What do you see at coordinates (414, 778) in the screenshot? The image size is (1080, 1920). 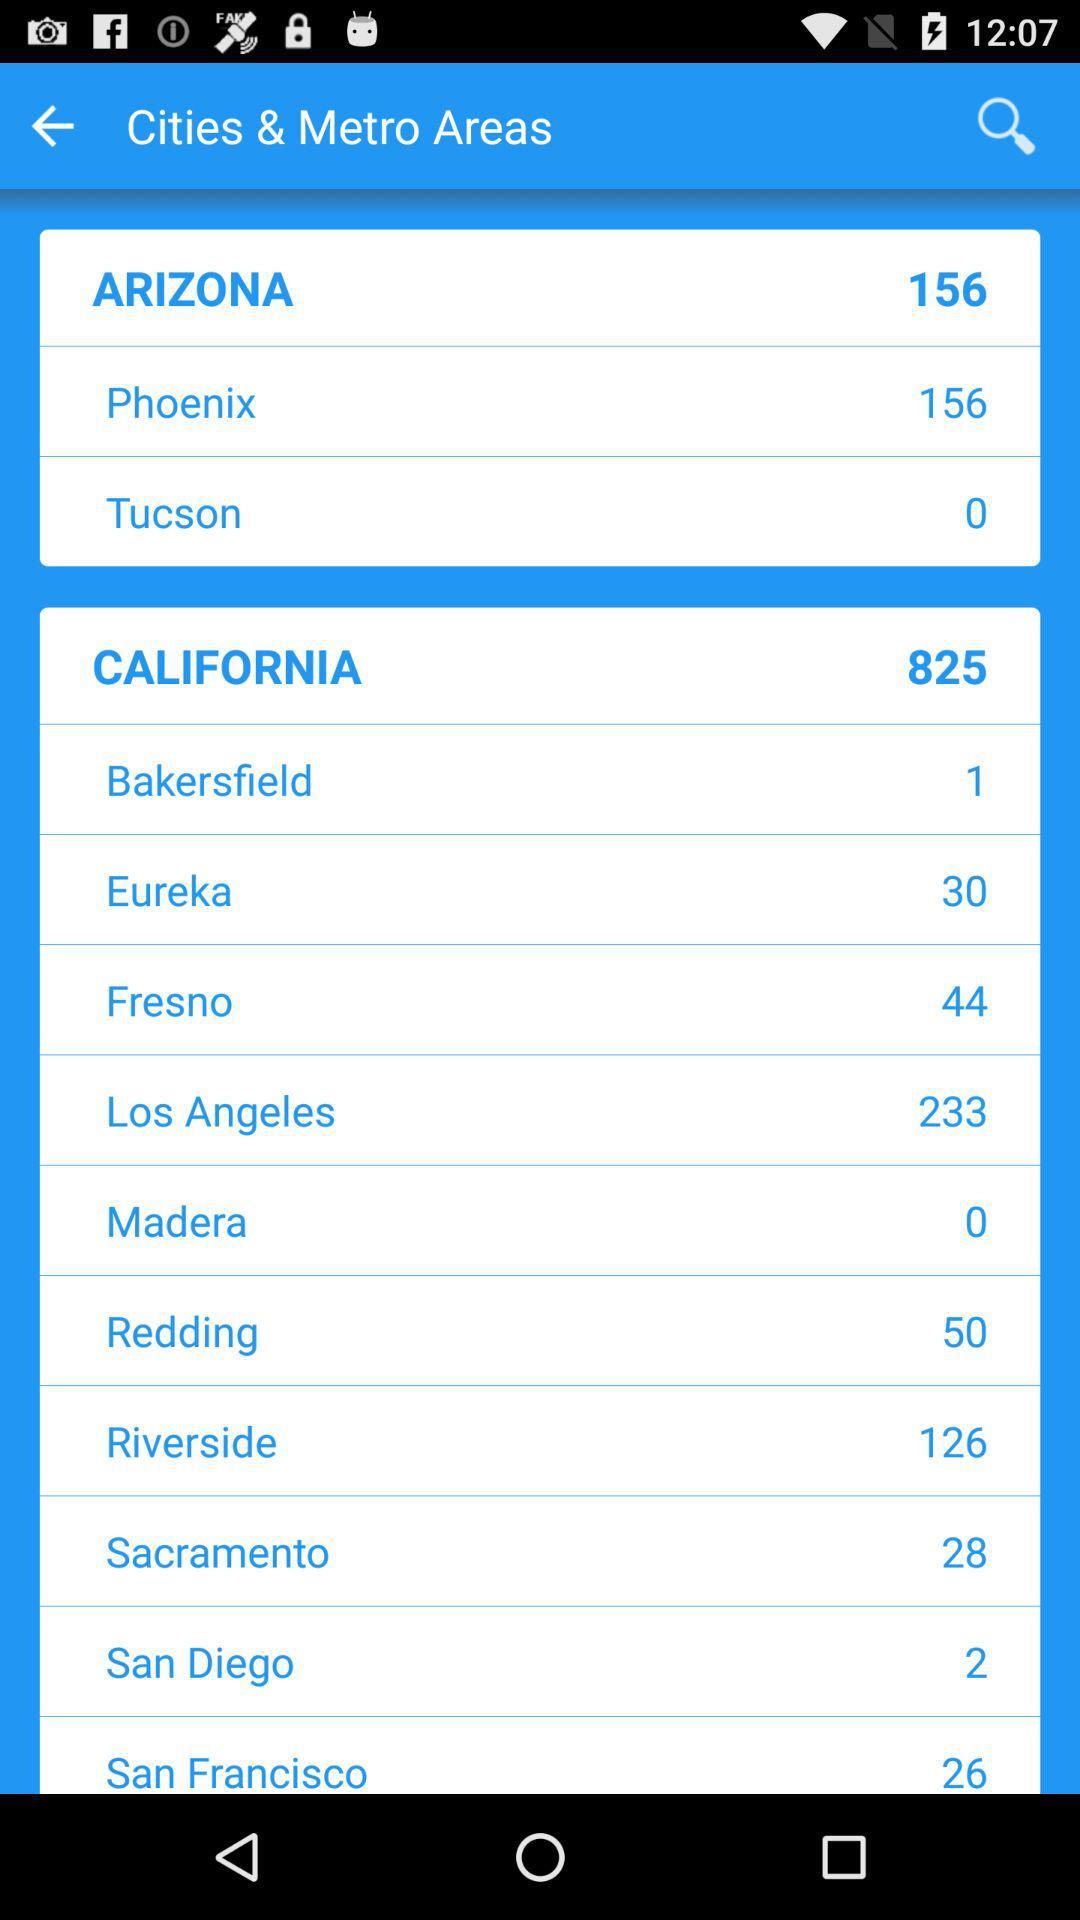 I see `bakersfield item` at bounding box center [414, 778].